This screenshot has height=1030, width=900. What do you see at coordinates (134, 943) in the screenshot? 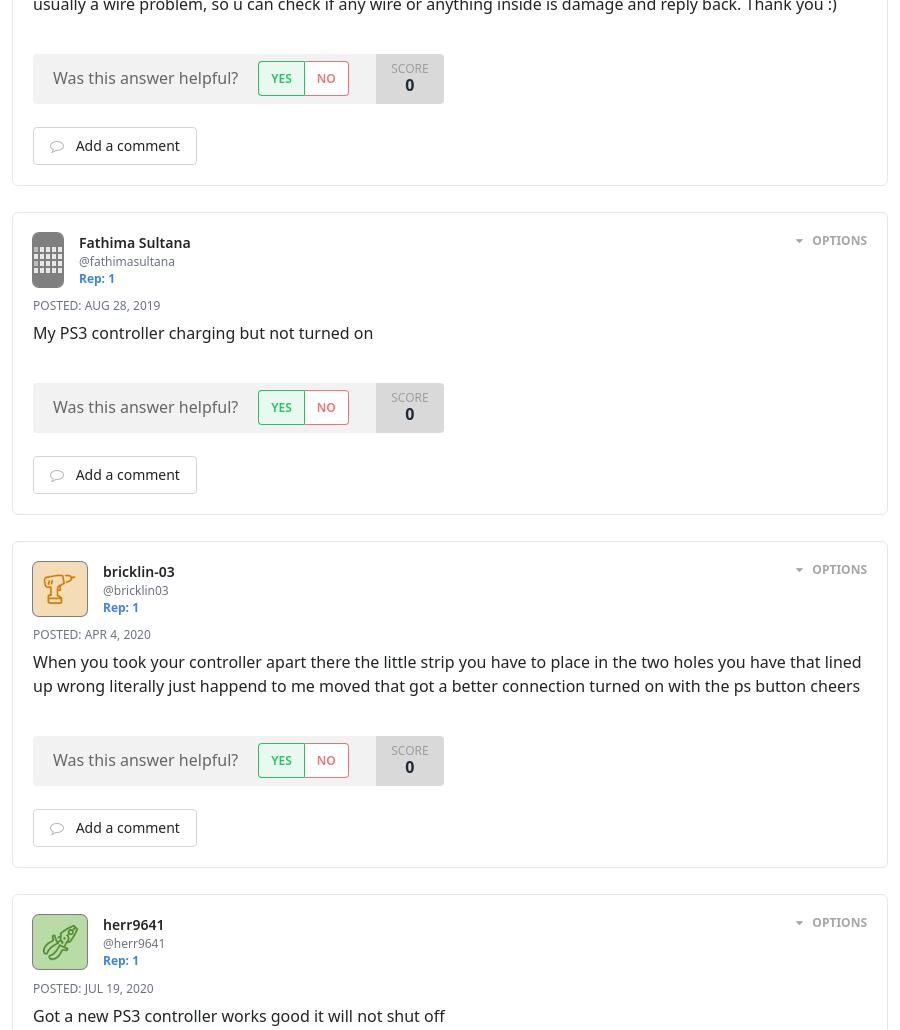
I see `'@herr9641'` at bounding box center [134, 943].